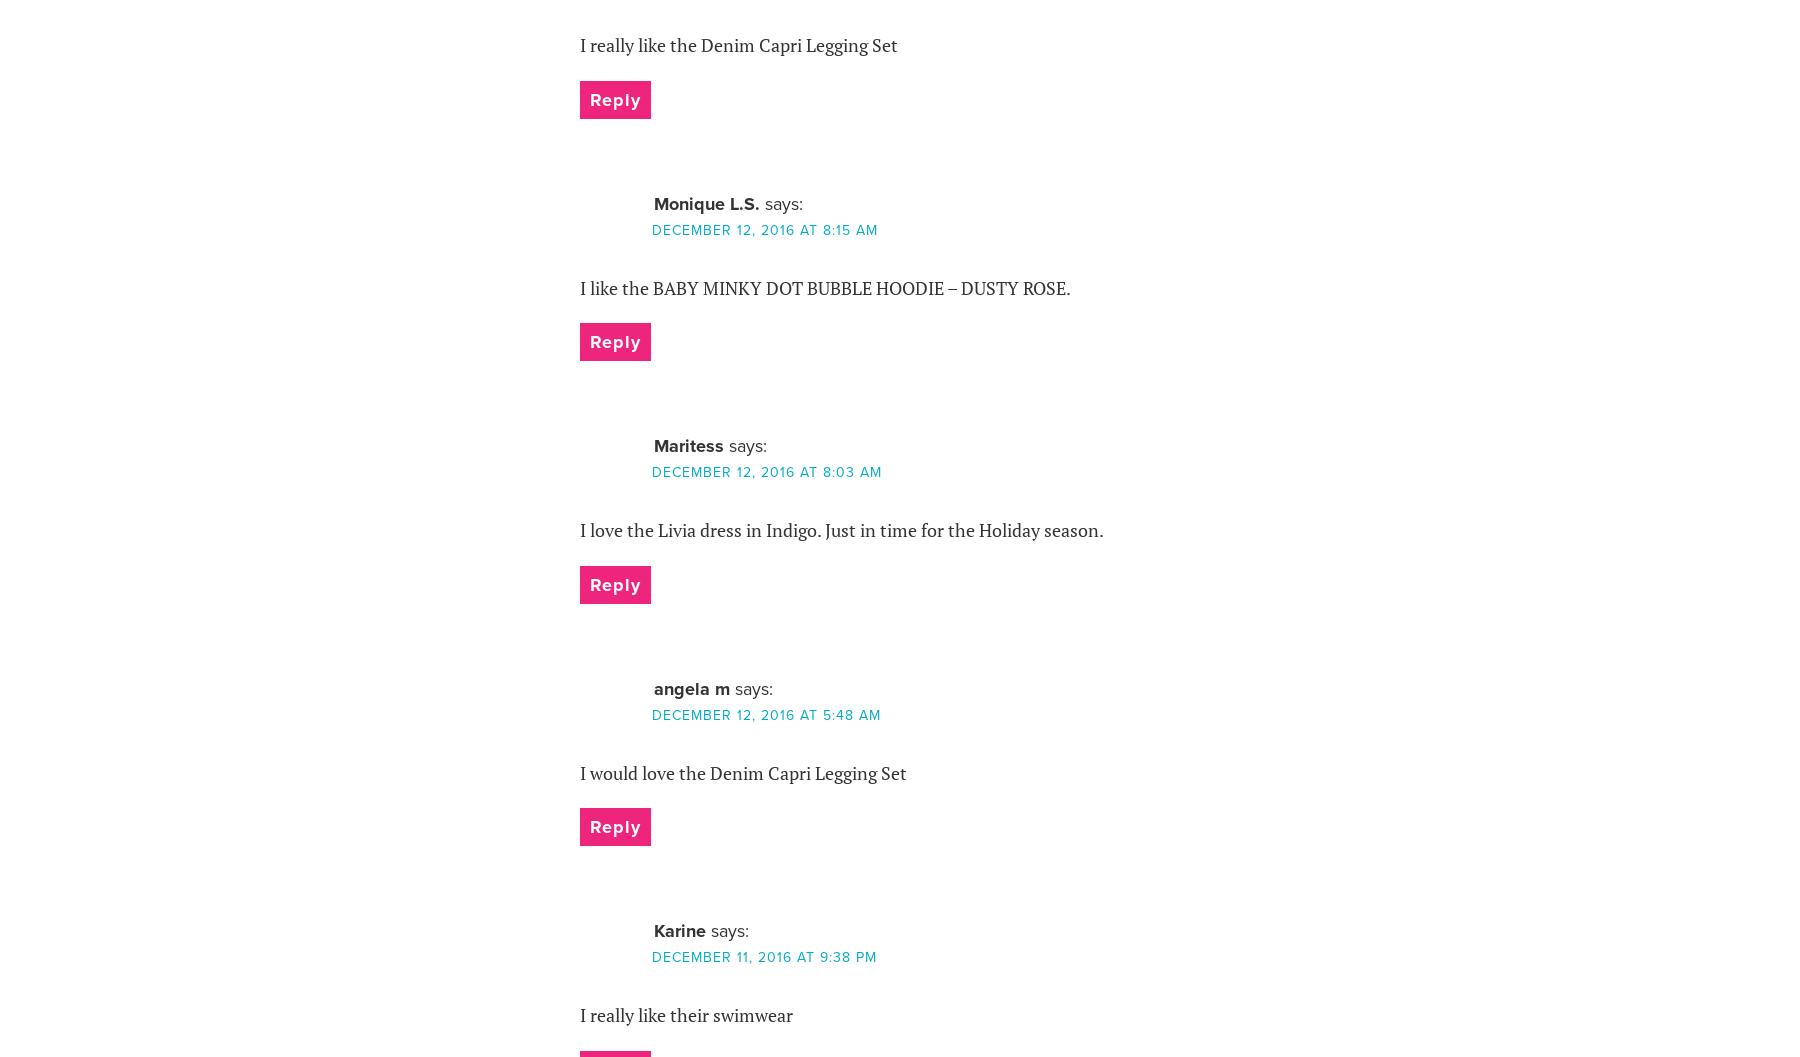  Describe the element at coordinates (840, 528) in the screenshot. I see `'I love the Livia dress in Indigo.  Just in time for the Holiday season.'` at that location.